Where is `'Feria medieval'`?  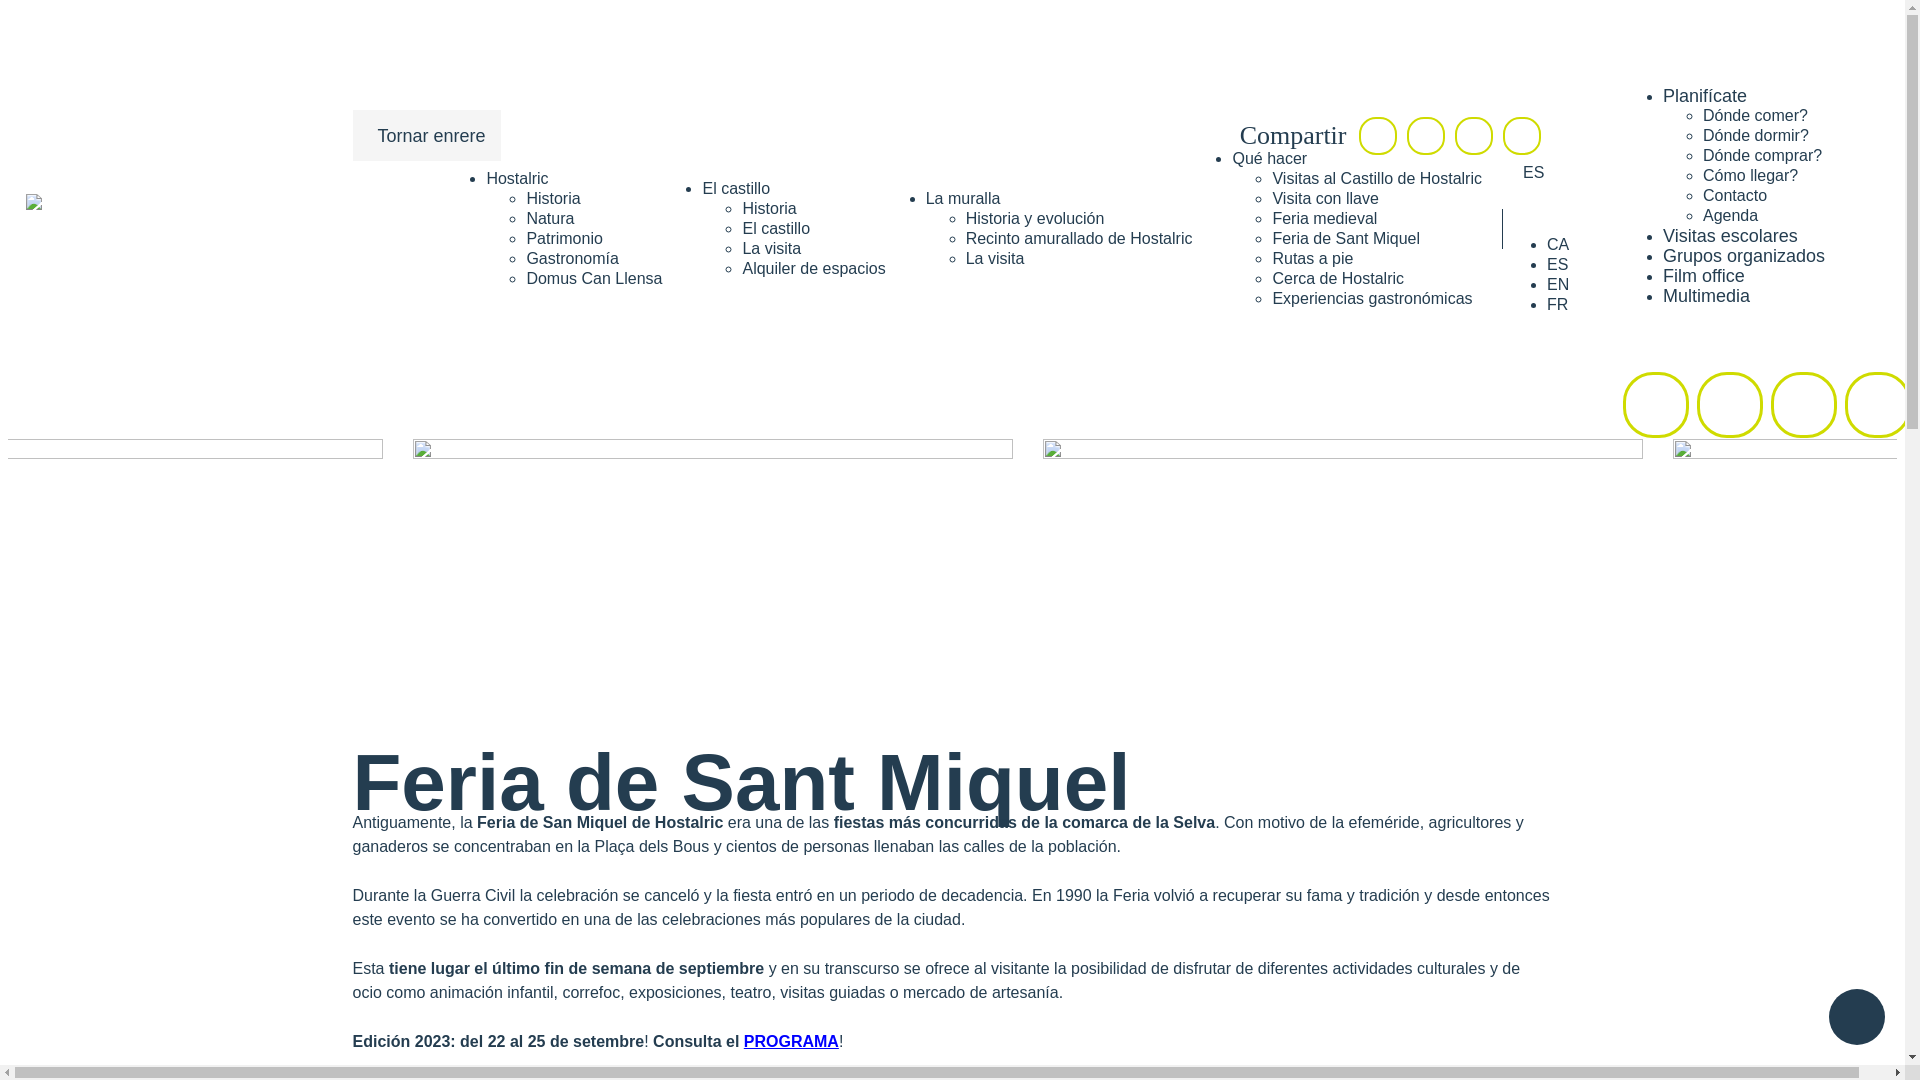
'Feria medieval' is located at coordinates (1324, 218).